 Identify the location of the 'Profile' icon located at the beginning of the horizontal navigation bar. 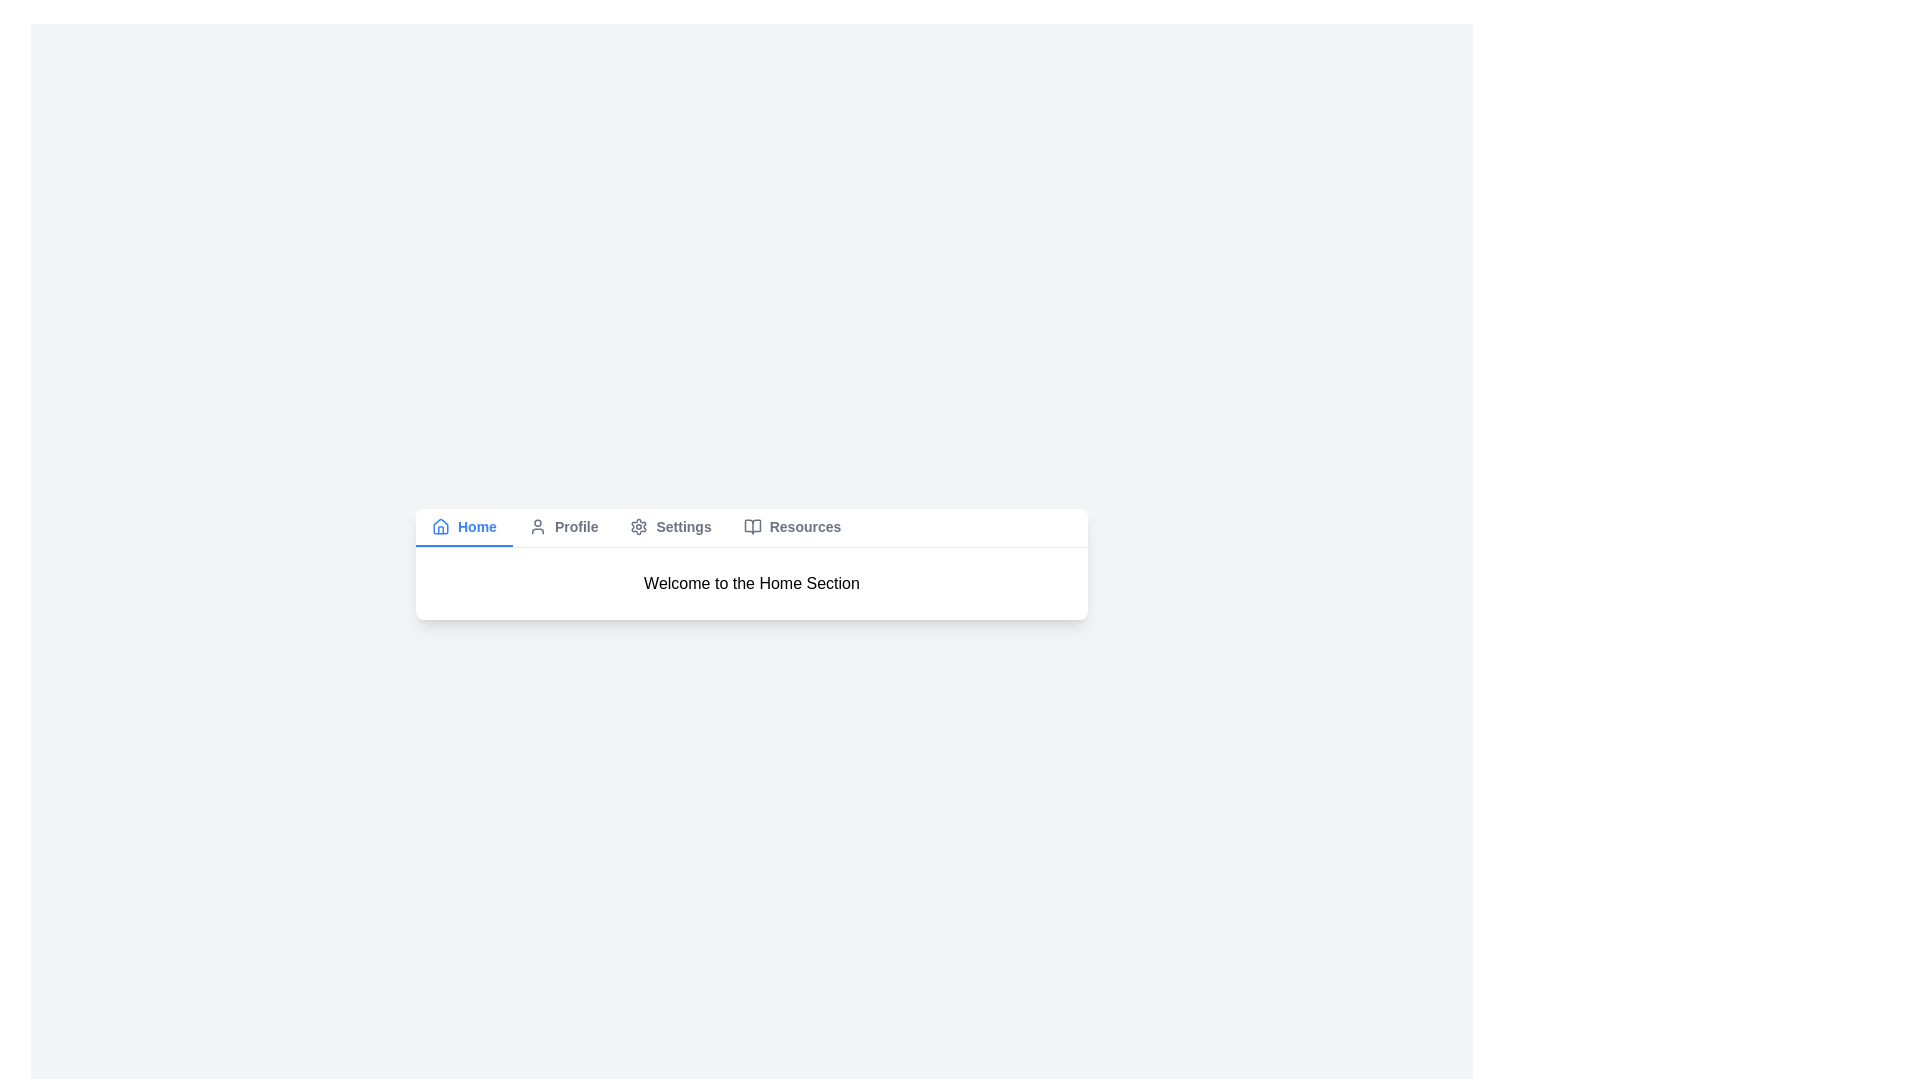
(537, 525).